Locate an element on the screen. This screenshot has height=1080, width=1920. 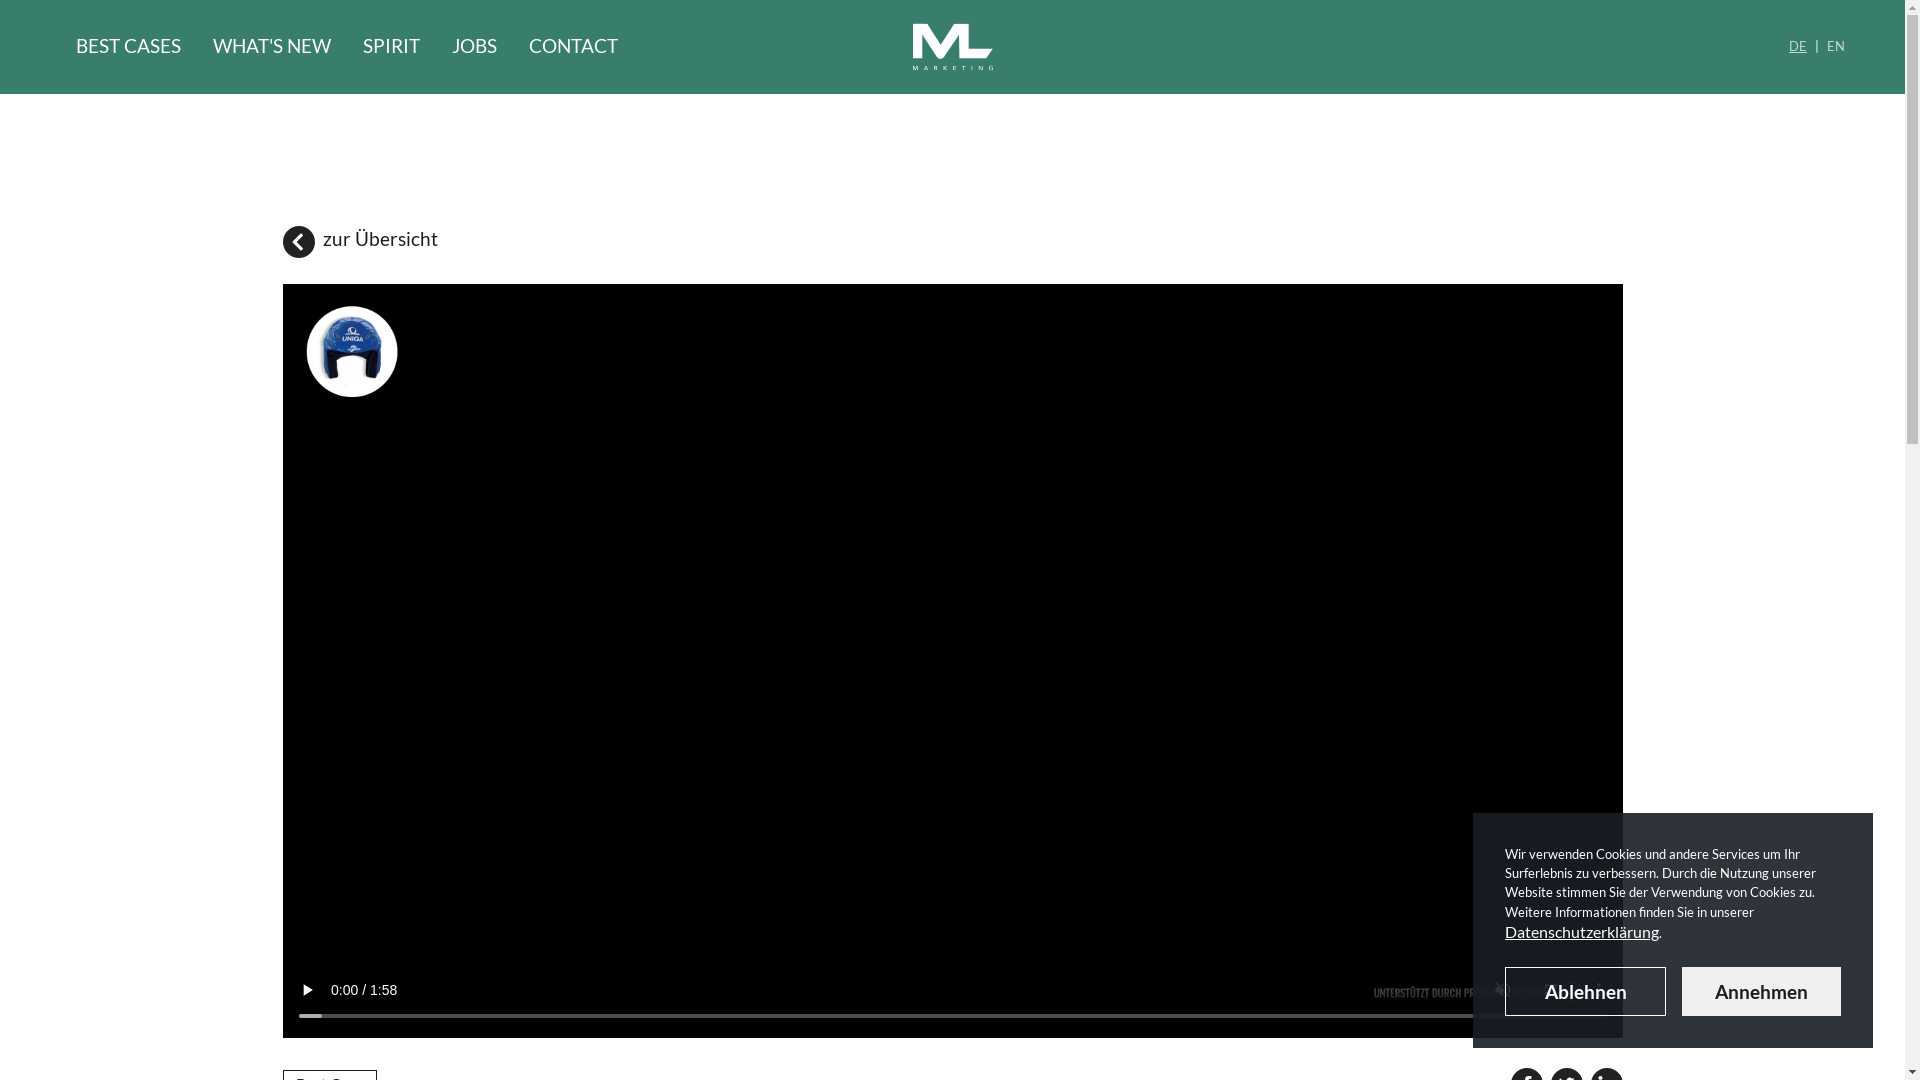
'EN' is located at coordinates (1827, 46).